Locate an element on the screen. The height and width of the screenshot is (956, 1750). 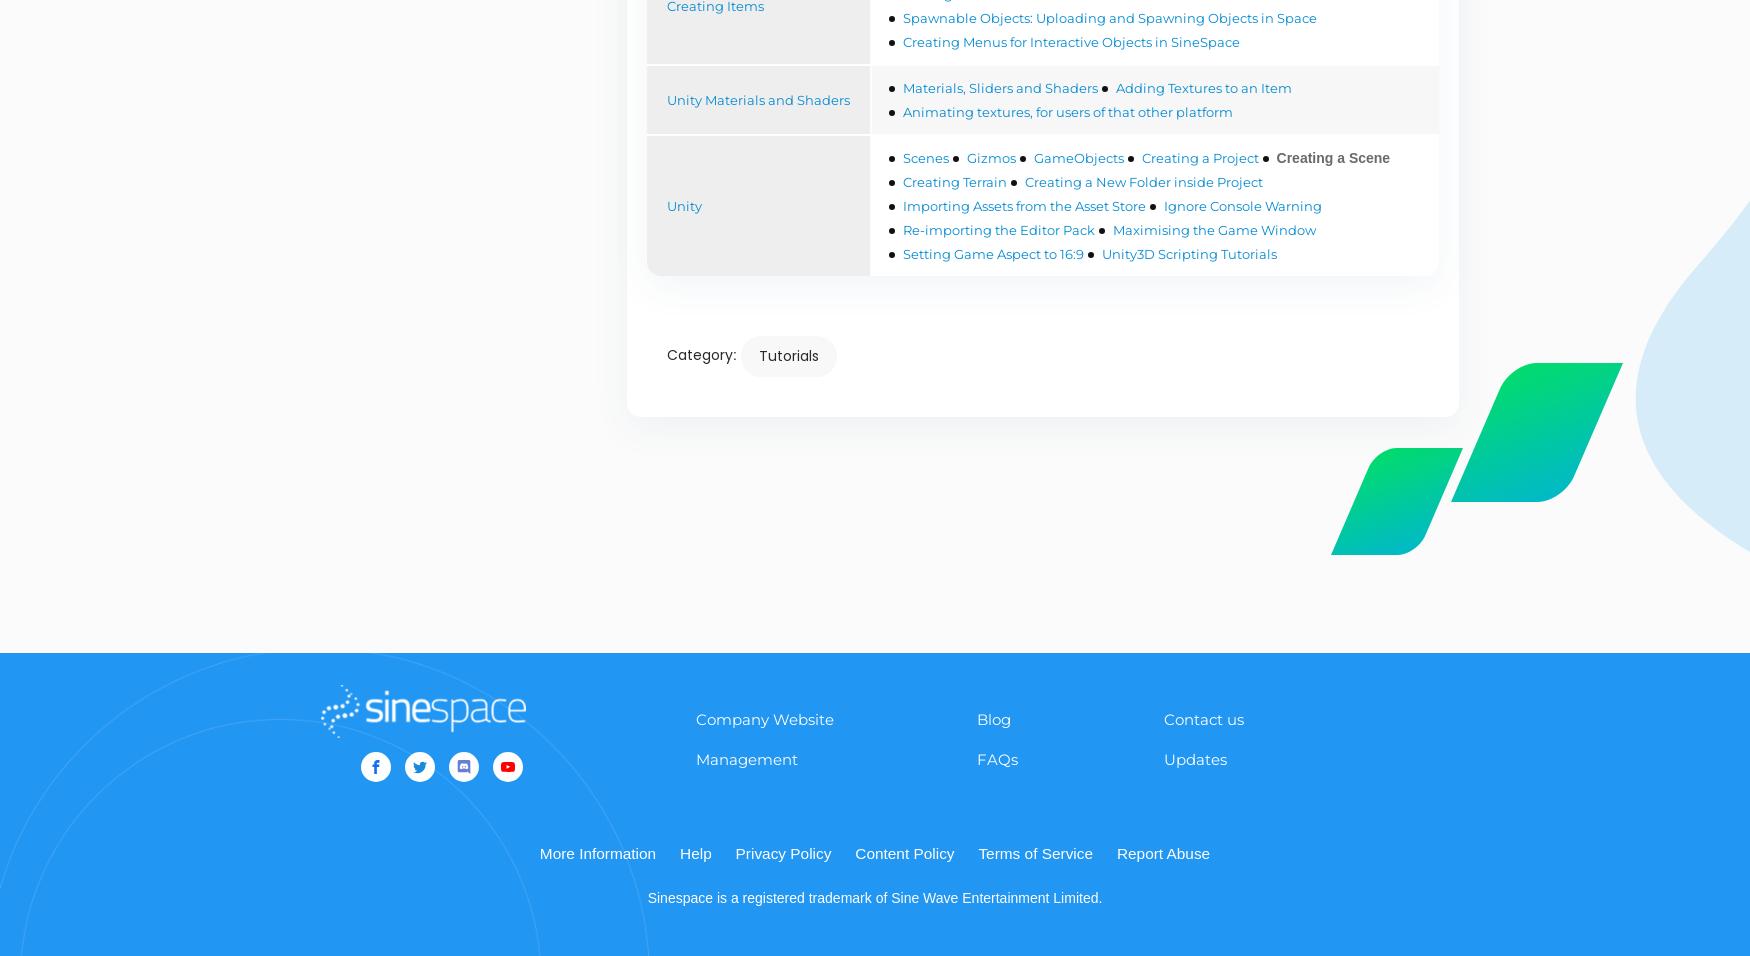
'Creating Menus for Interactive Objects in SineSpace' is located at coordinates (1070, 40).